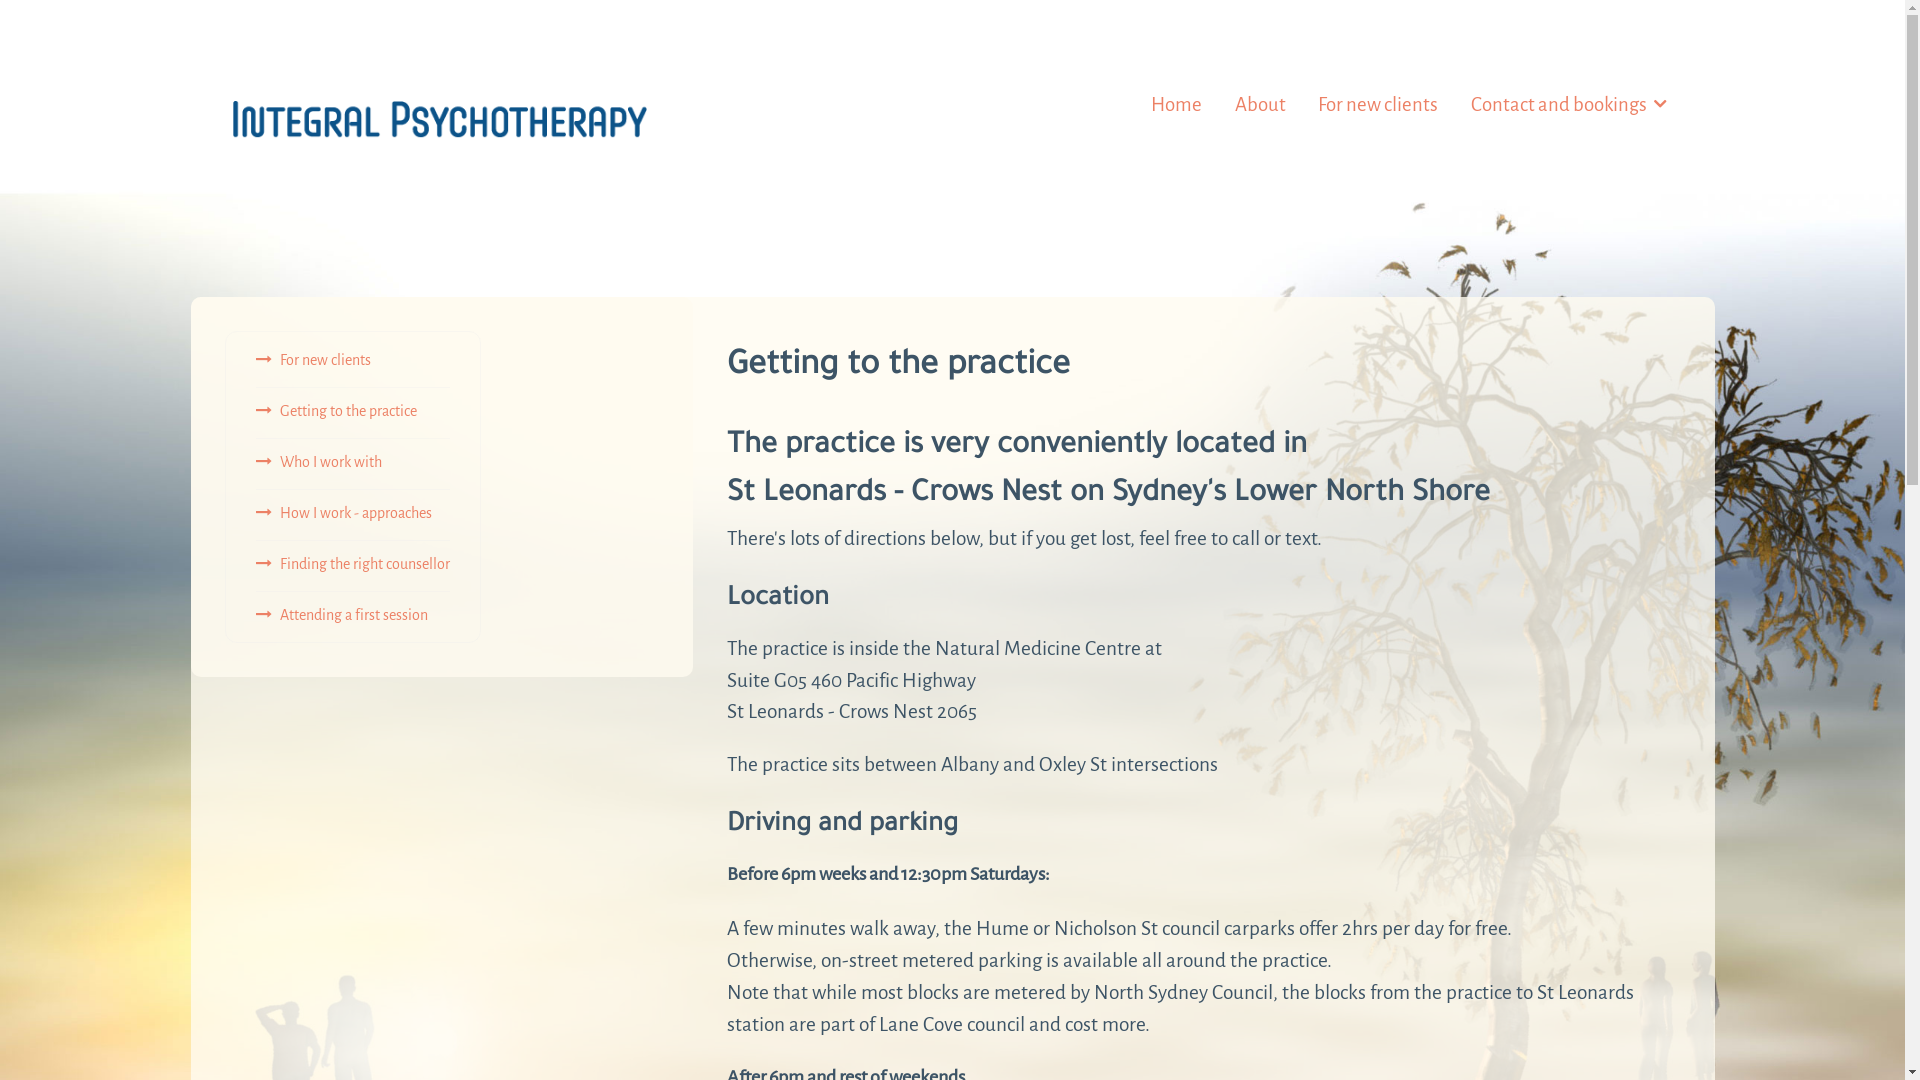 The width and height of the screenshot is (1920, 1080). I want to click on 'Getting to the practice', so click(336, 409).